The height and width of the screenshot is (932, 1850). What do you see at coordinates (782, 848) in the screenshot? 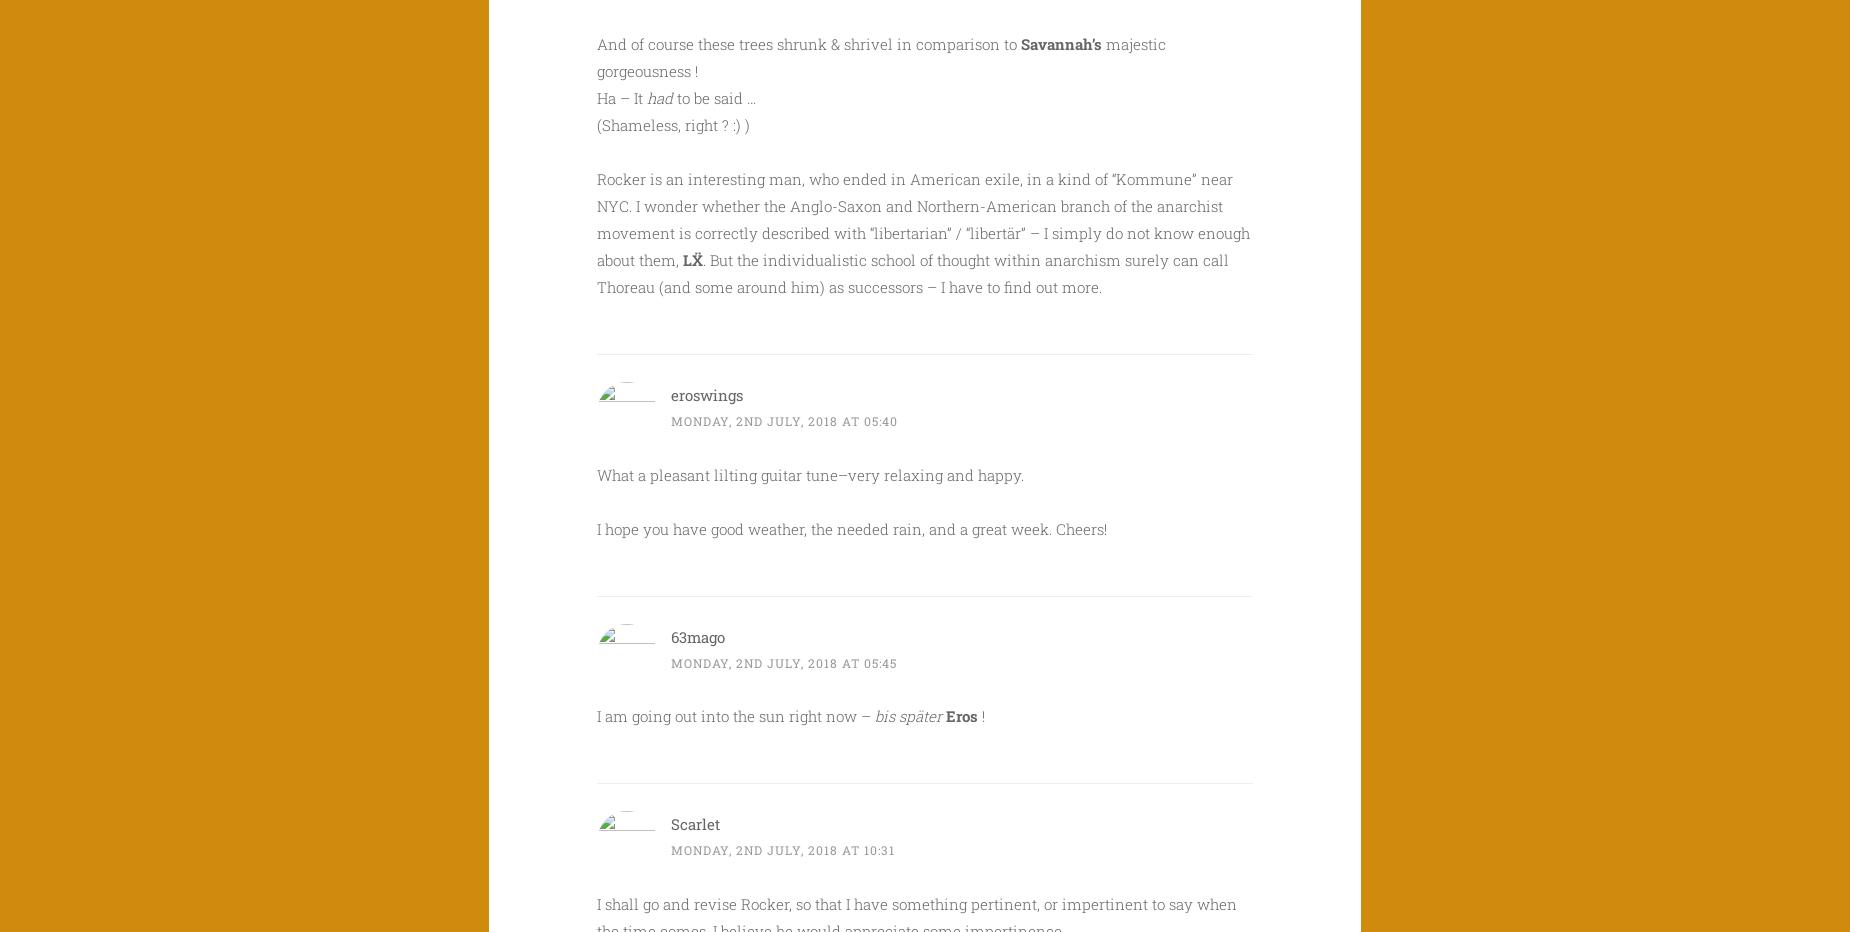
I see `'Monday, 2nd July, 2018 at 10:31'` at bounding box center [782, 848].